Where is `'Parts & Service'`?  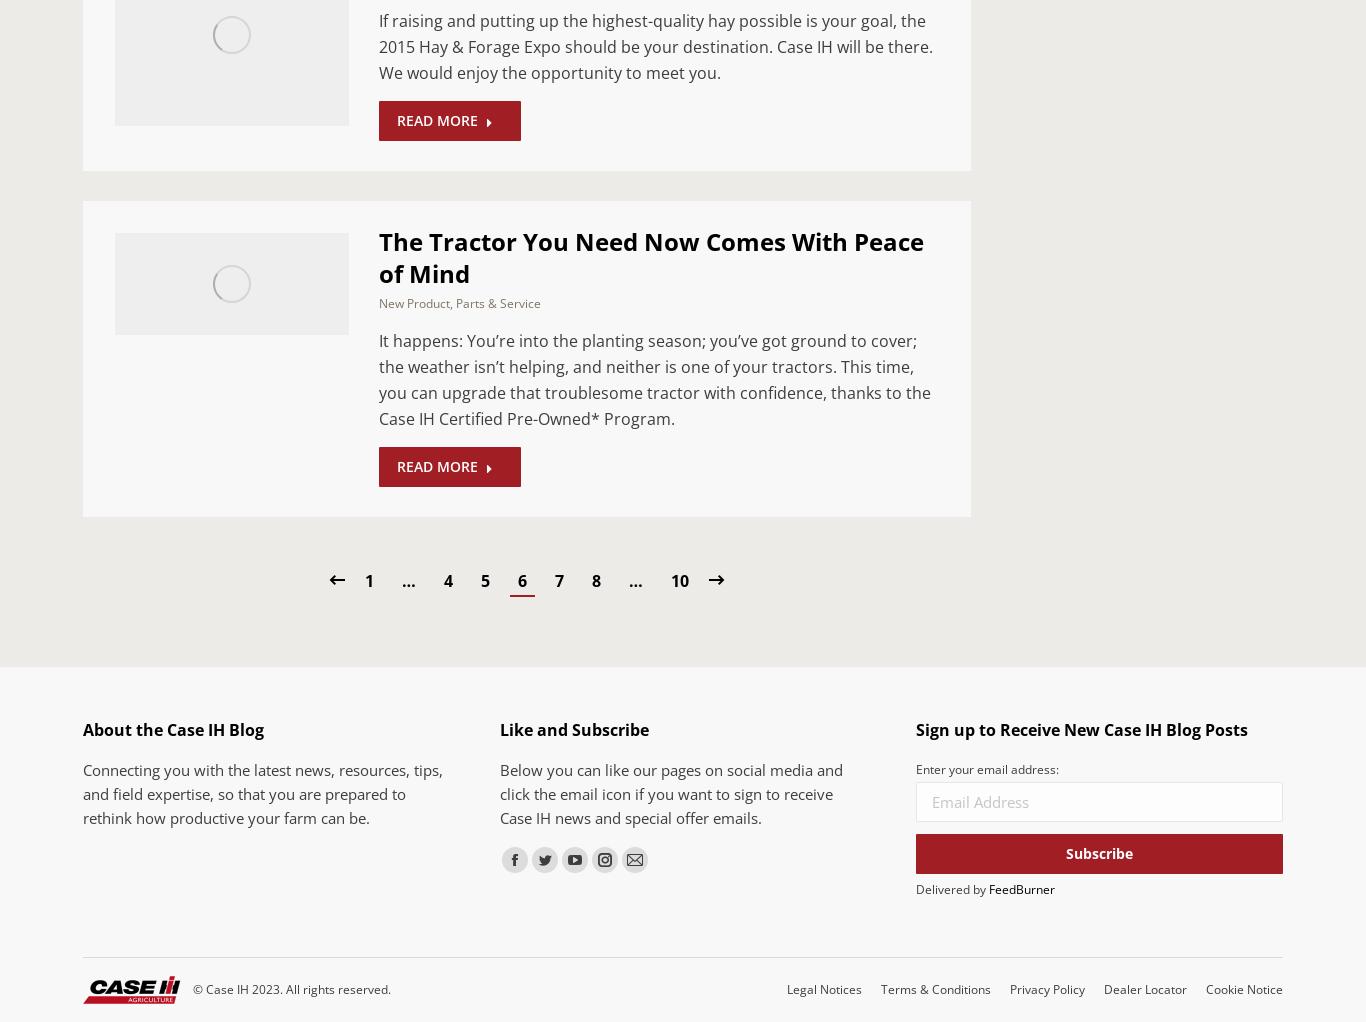
'Parts & Service' is located at coordinates (498, 301).